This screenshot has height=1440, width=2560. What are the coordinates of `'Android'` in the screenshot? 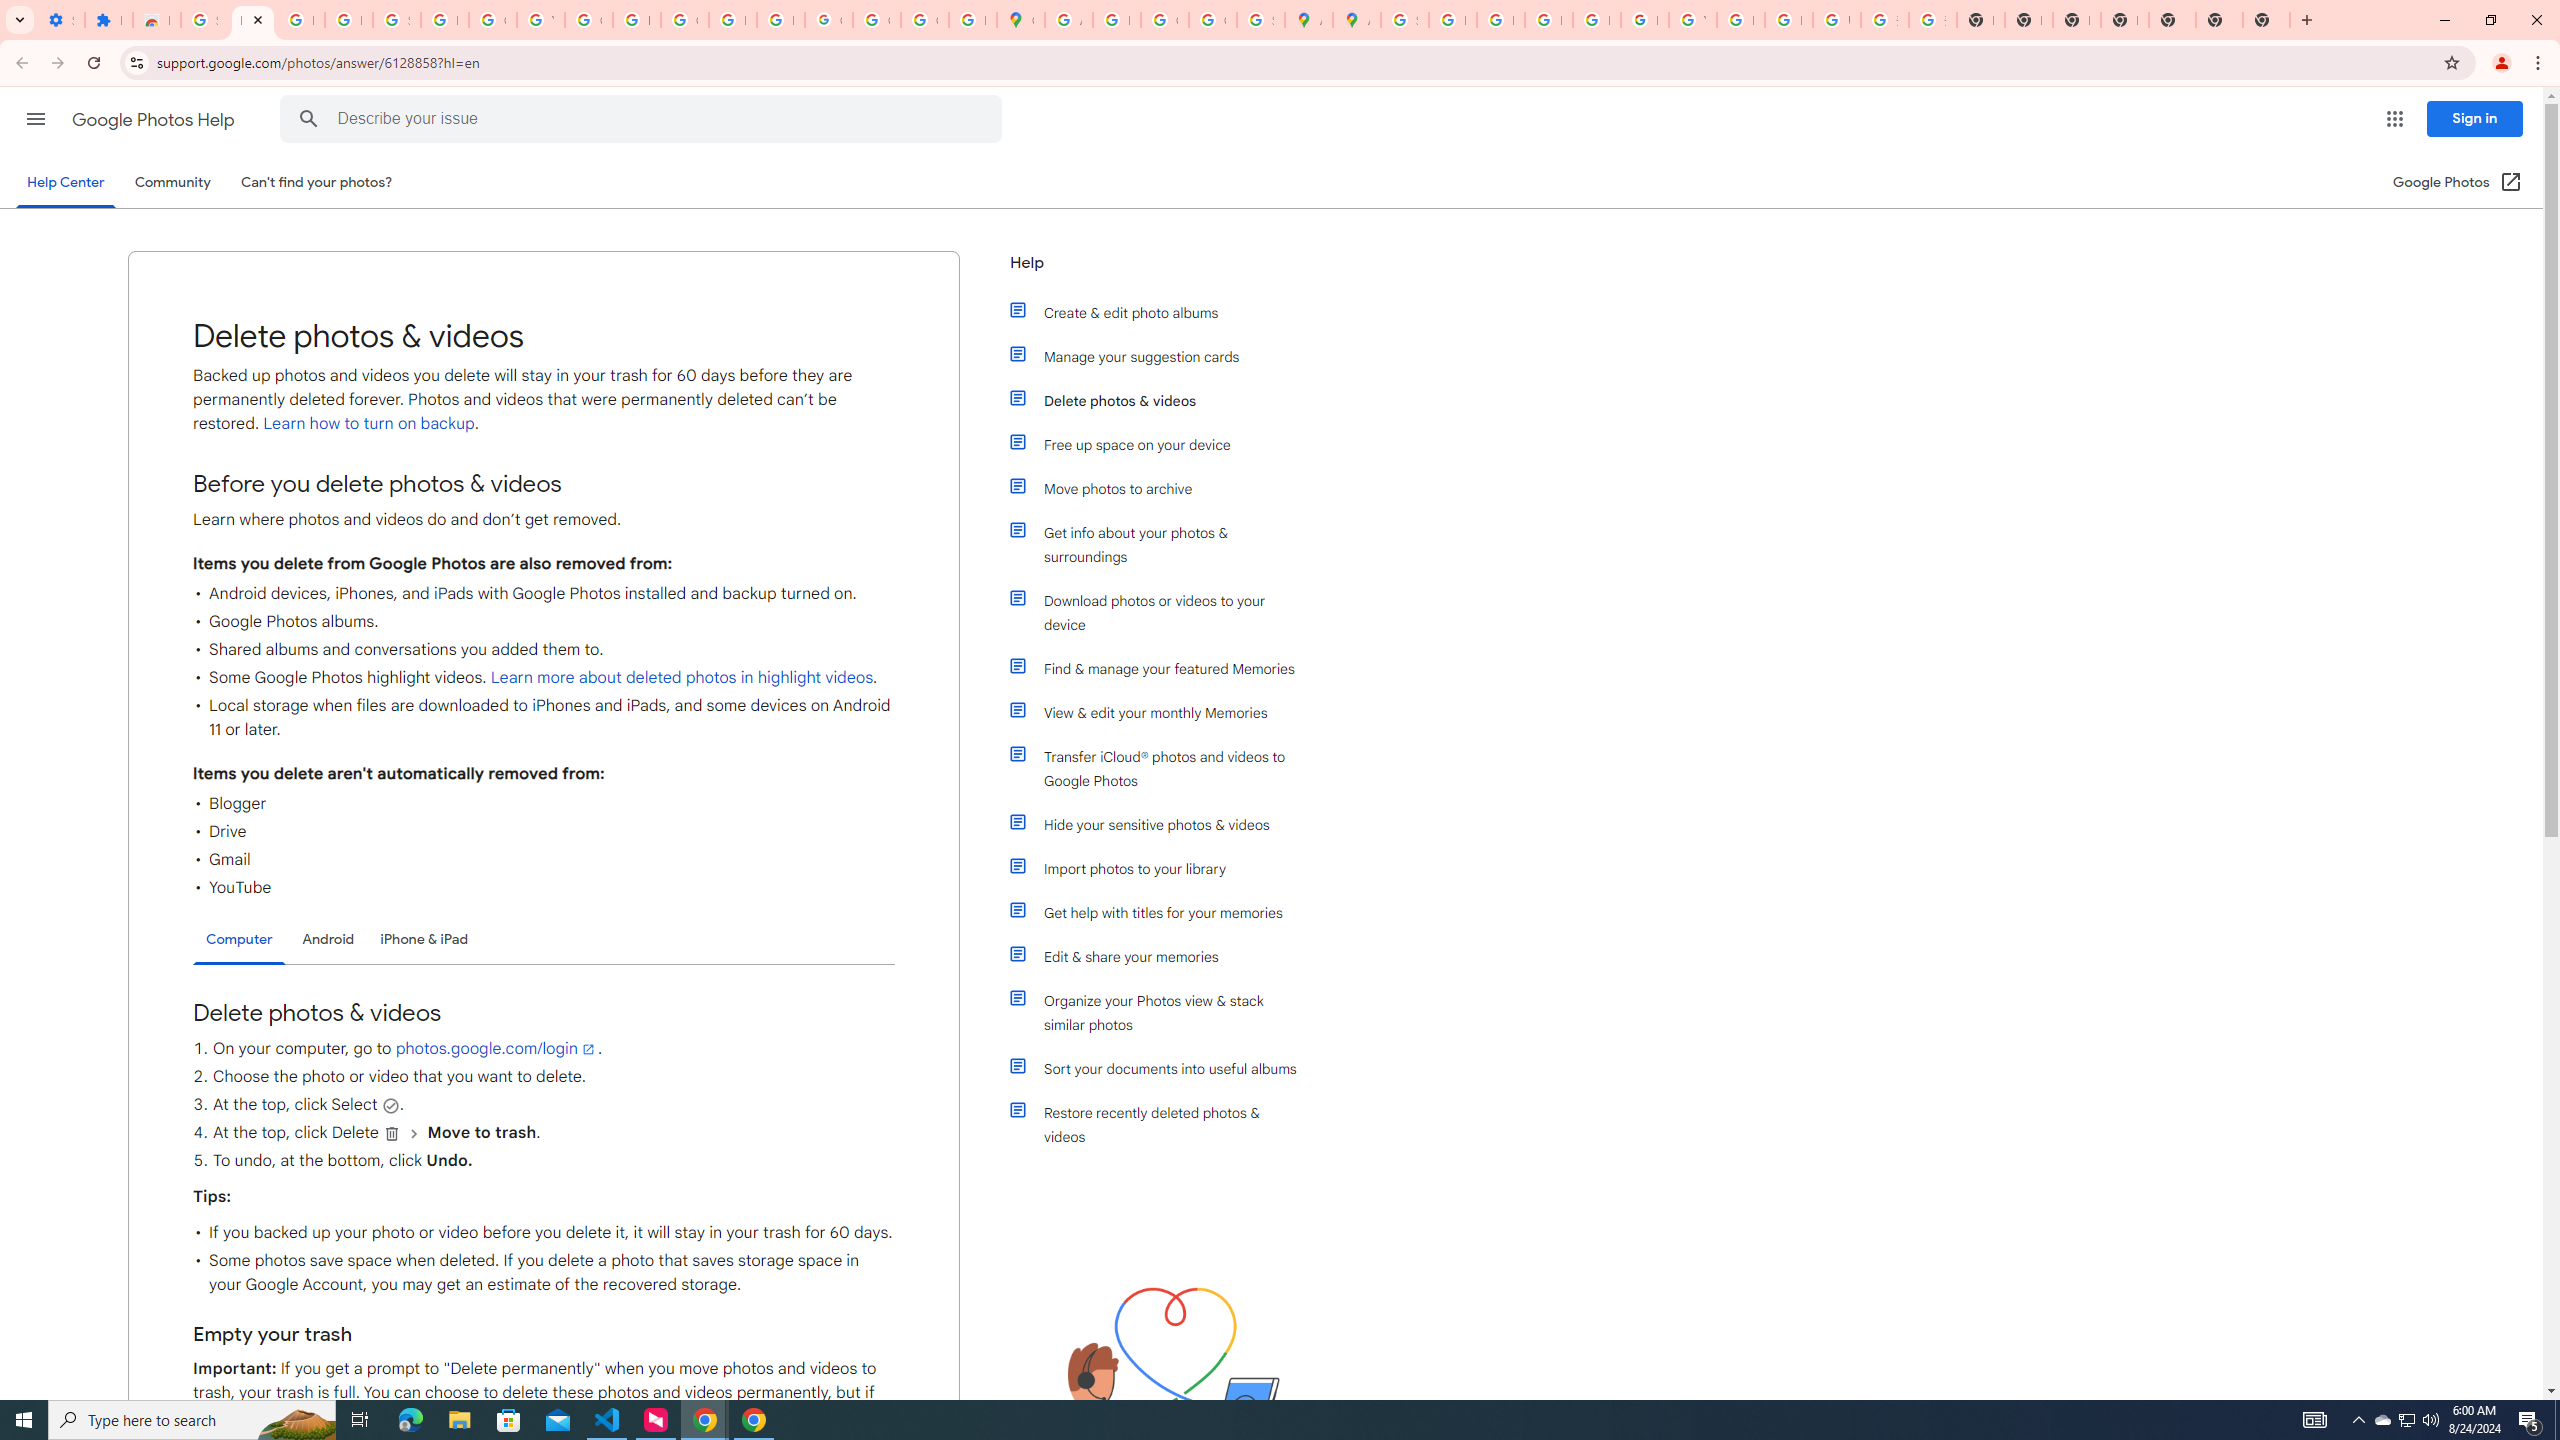 It's located at (327, 938).